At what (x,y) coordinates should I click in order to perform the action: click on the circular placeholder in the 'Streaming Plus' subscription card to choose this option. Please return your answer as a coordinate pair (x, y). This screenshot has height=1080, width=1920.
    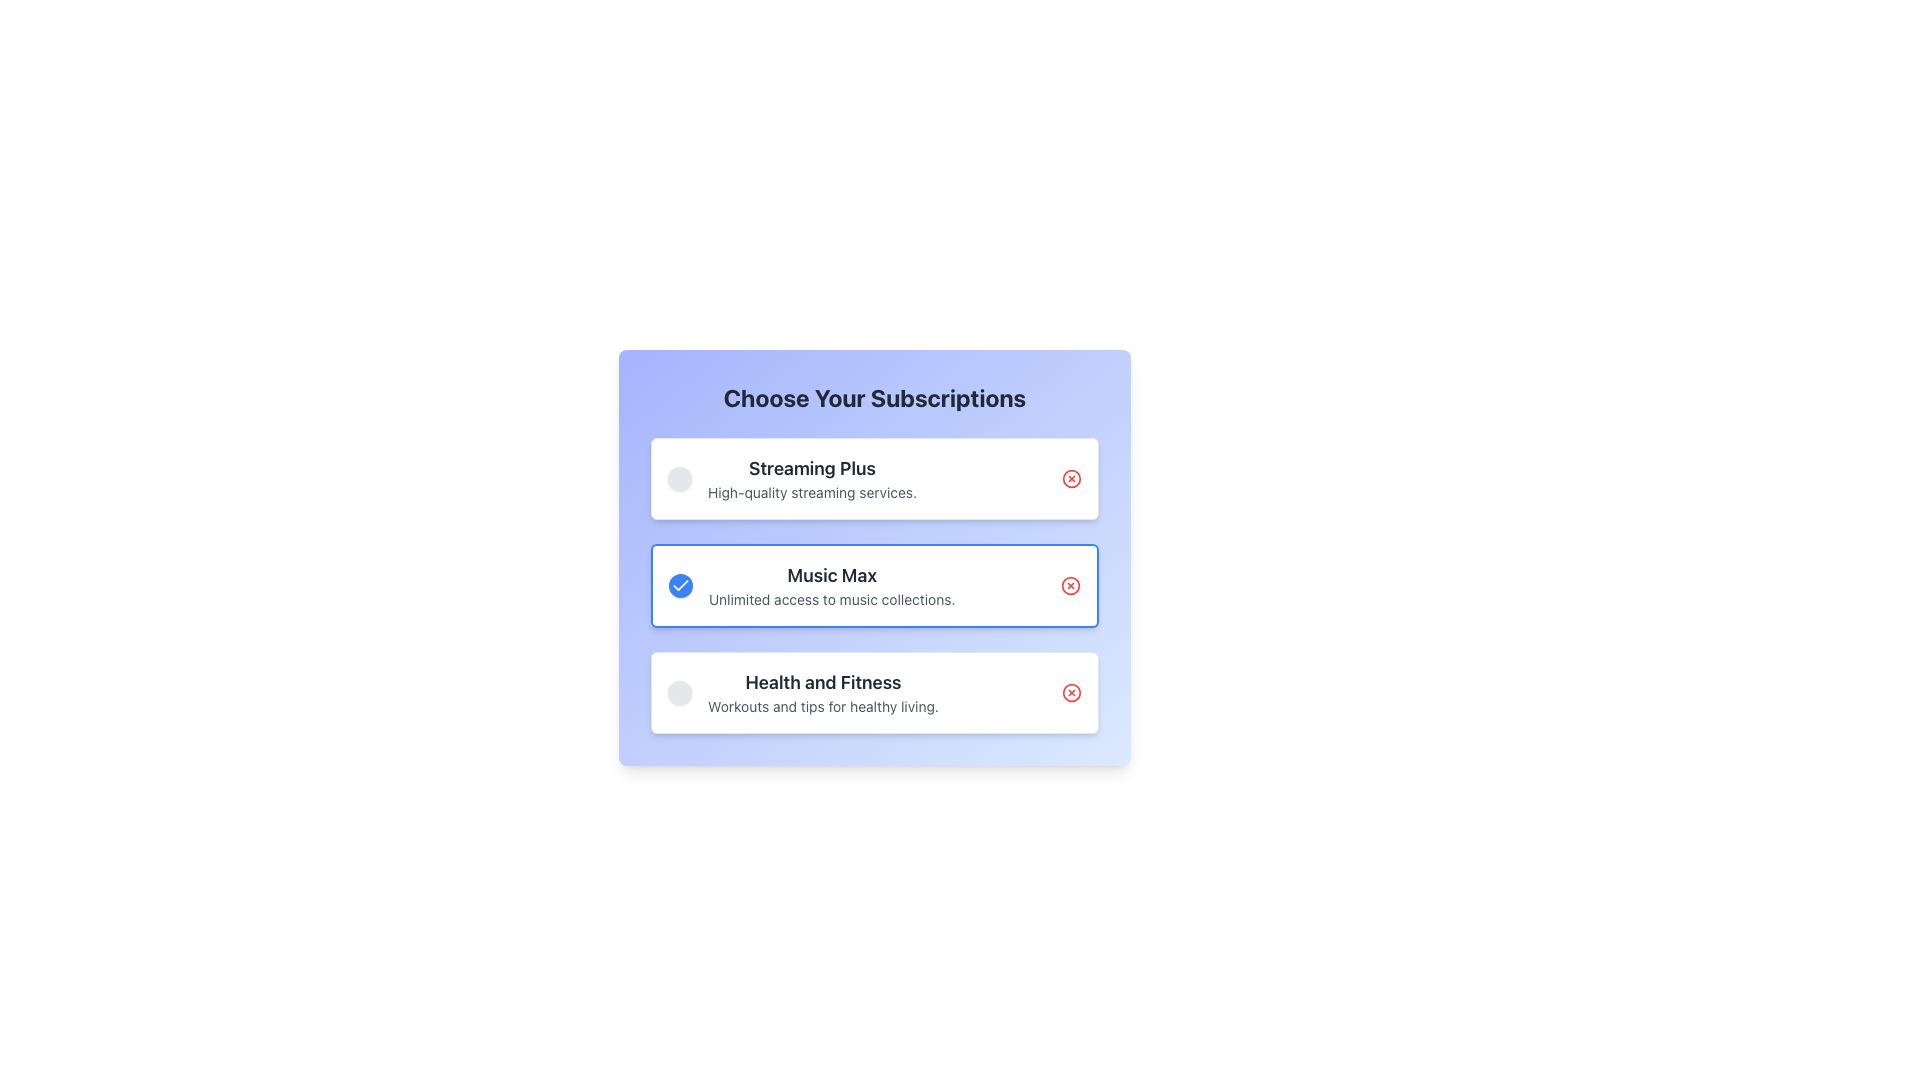
    Looking at the image, I should click on (874, 478).